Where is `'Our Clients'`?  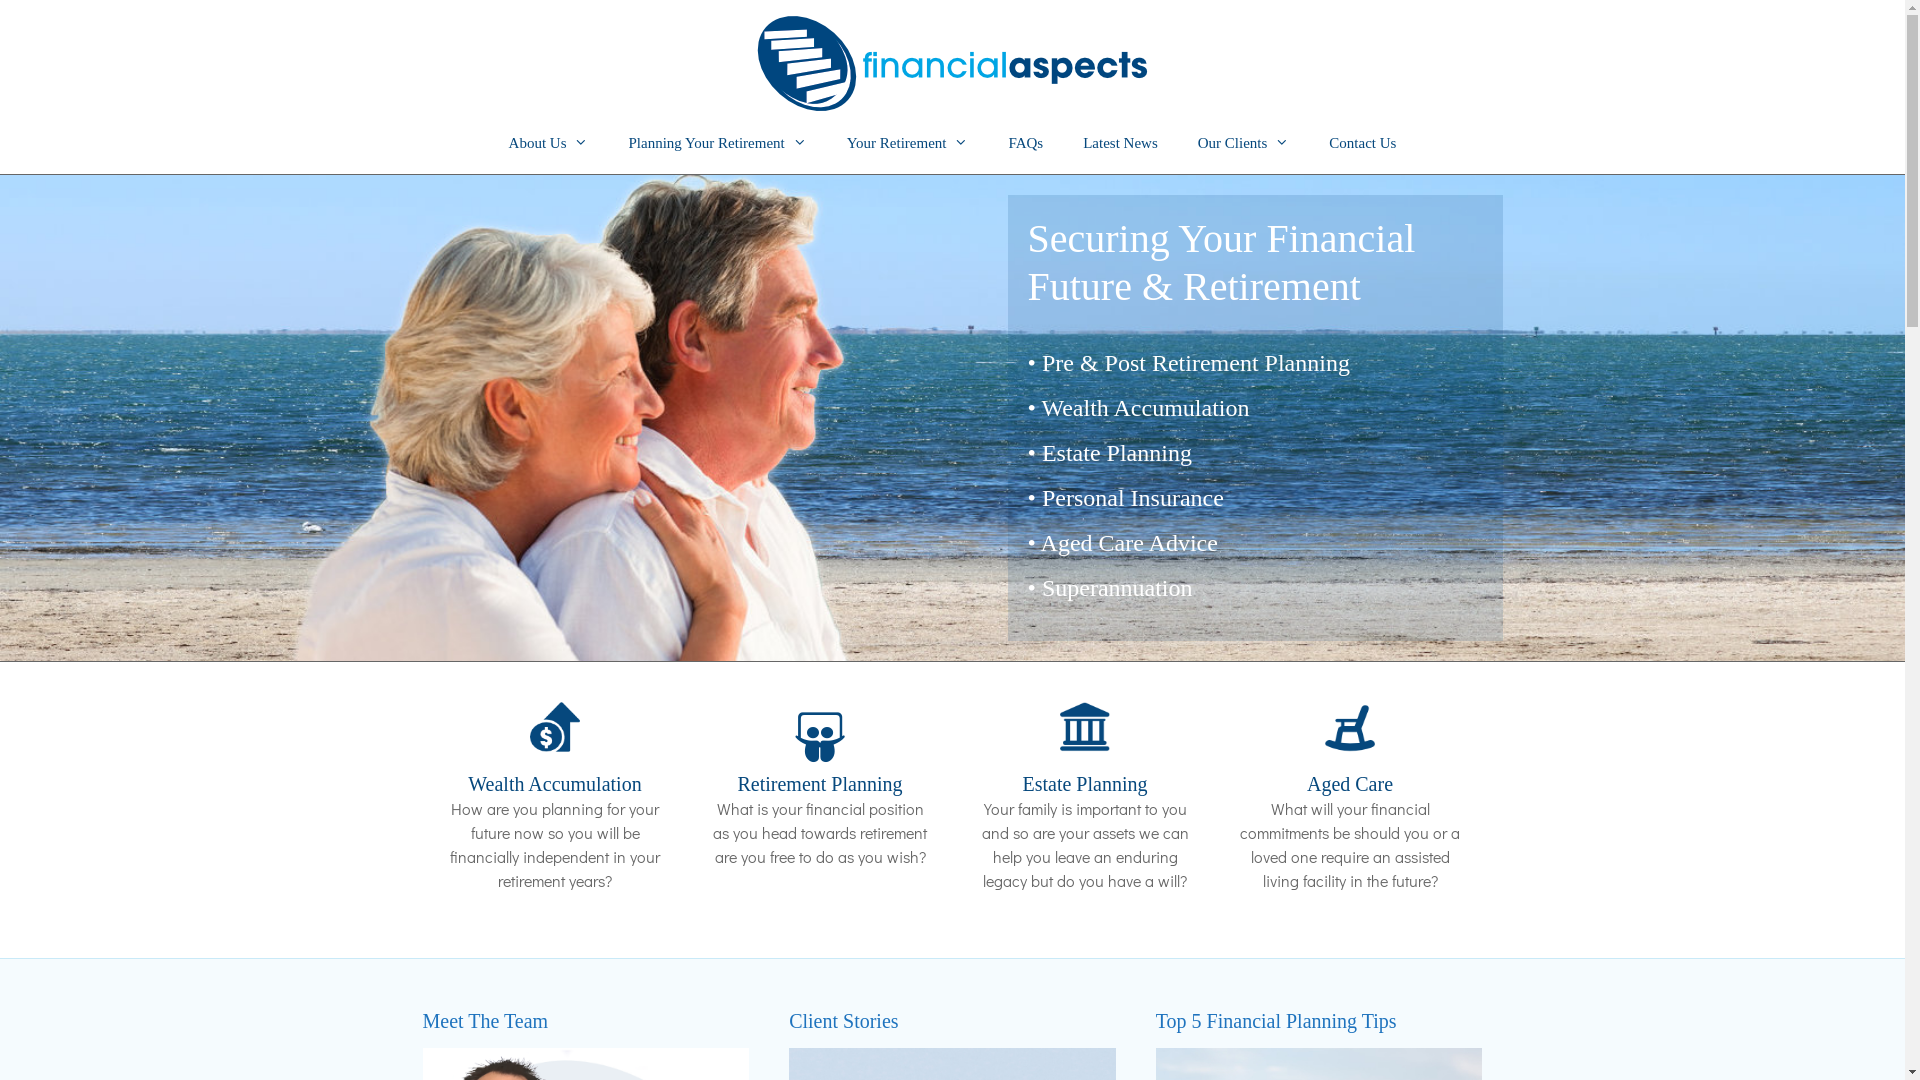 'Our Clients' is located at coordinates (1242, 141).